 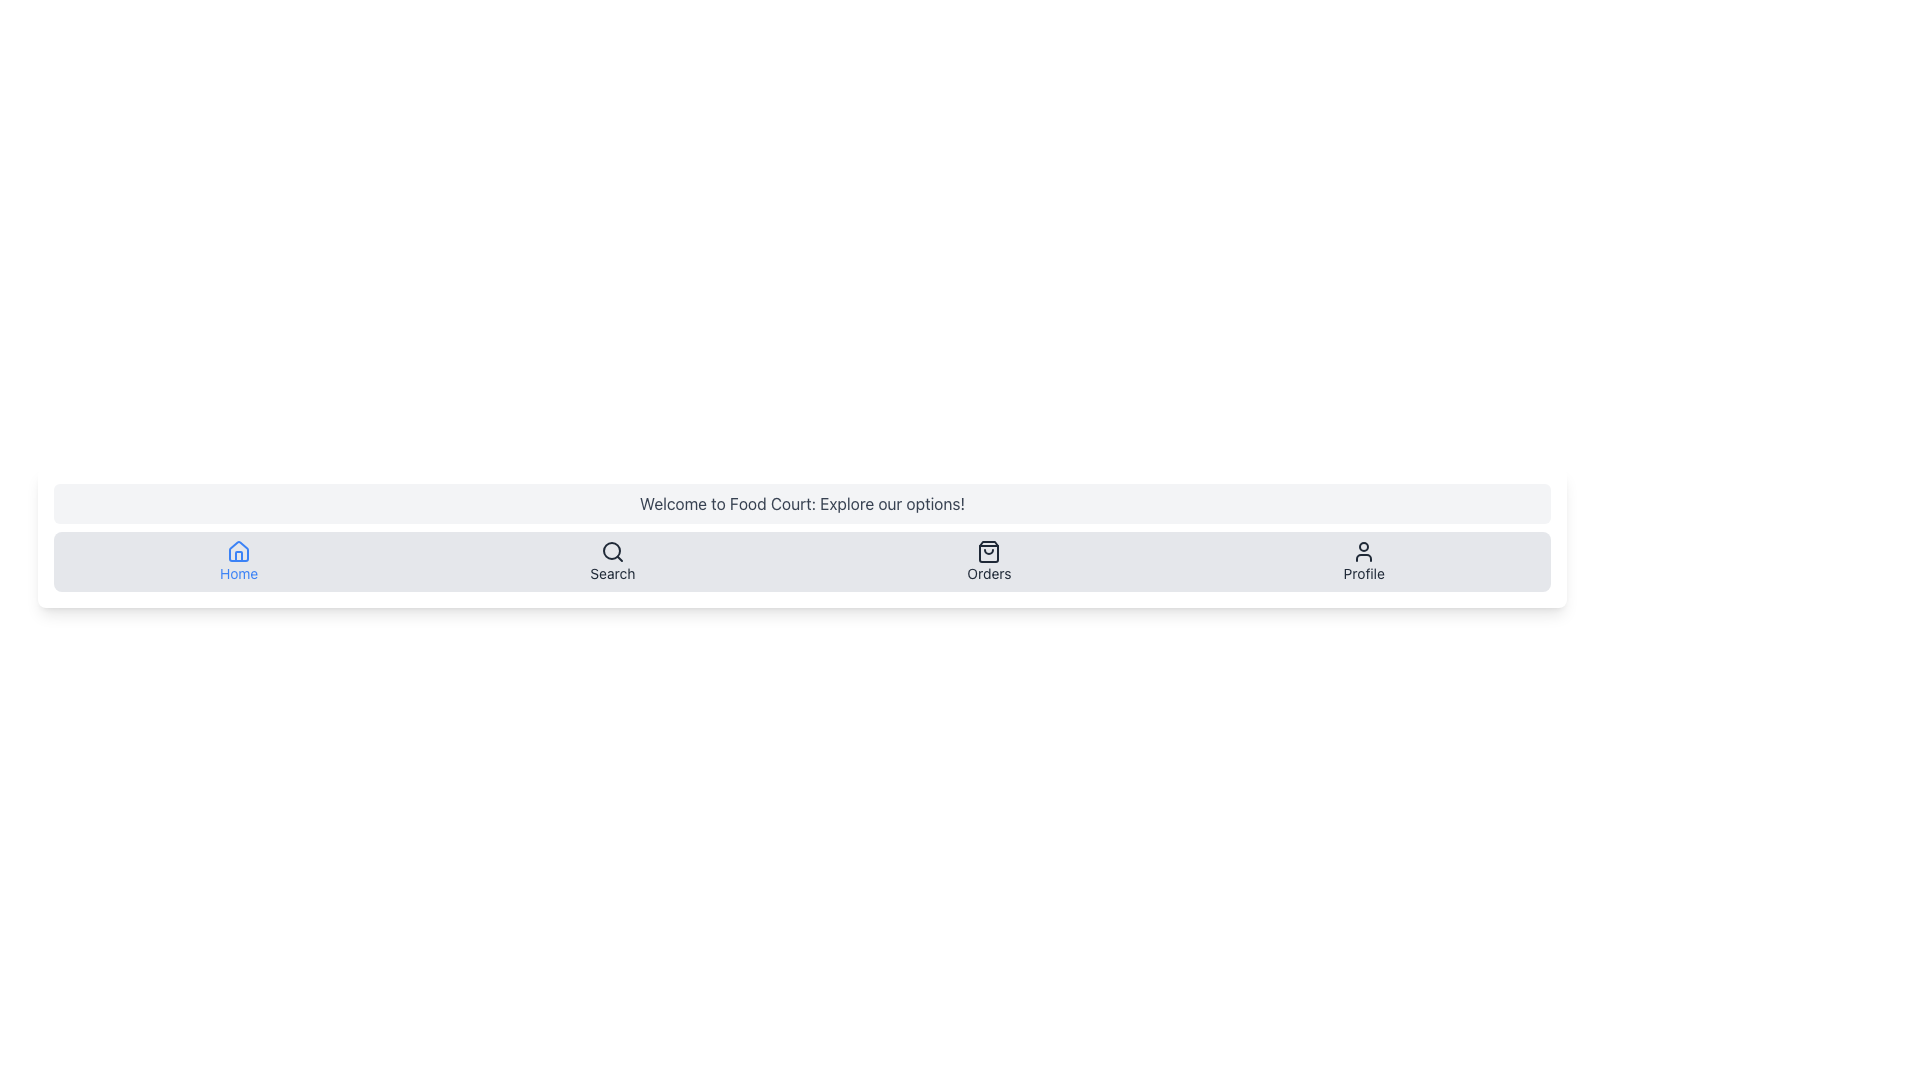 I want to click on the 'Home' button, which is the first item in the horizontal navigation bar styled in blue with a house icon and the label 'Home' below it, so click(x=239, y=562).